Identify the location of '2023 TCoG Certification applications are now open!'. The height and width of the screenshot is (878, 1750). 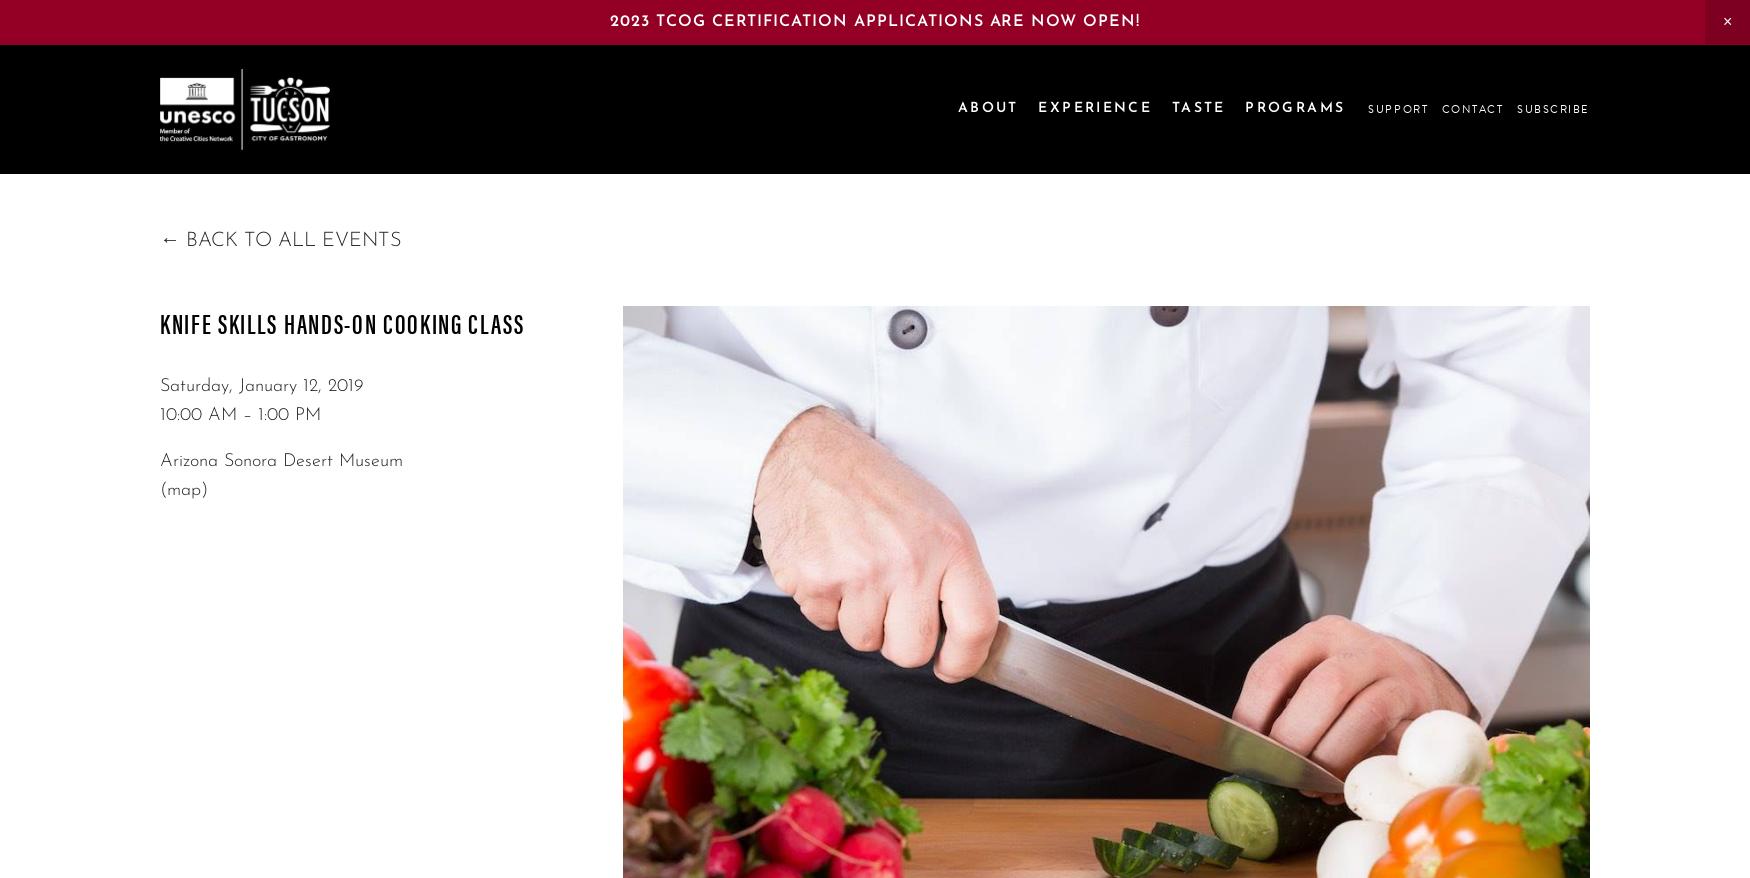
(875, 19).